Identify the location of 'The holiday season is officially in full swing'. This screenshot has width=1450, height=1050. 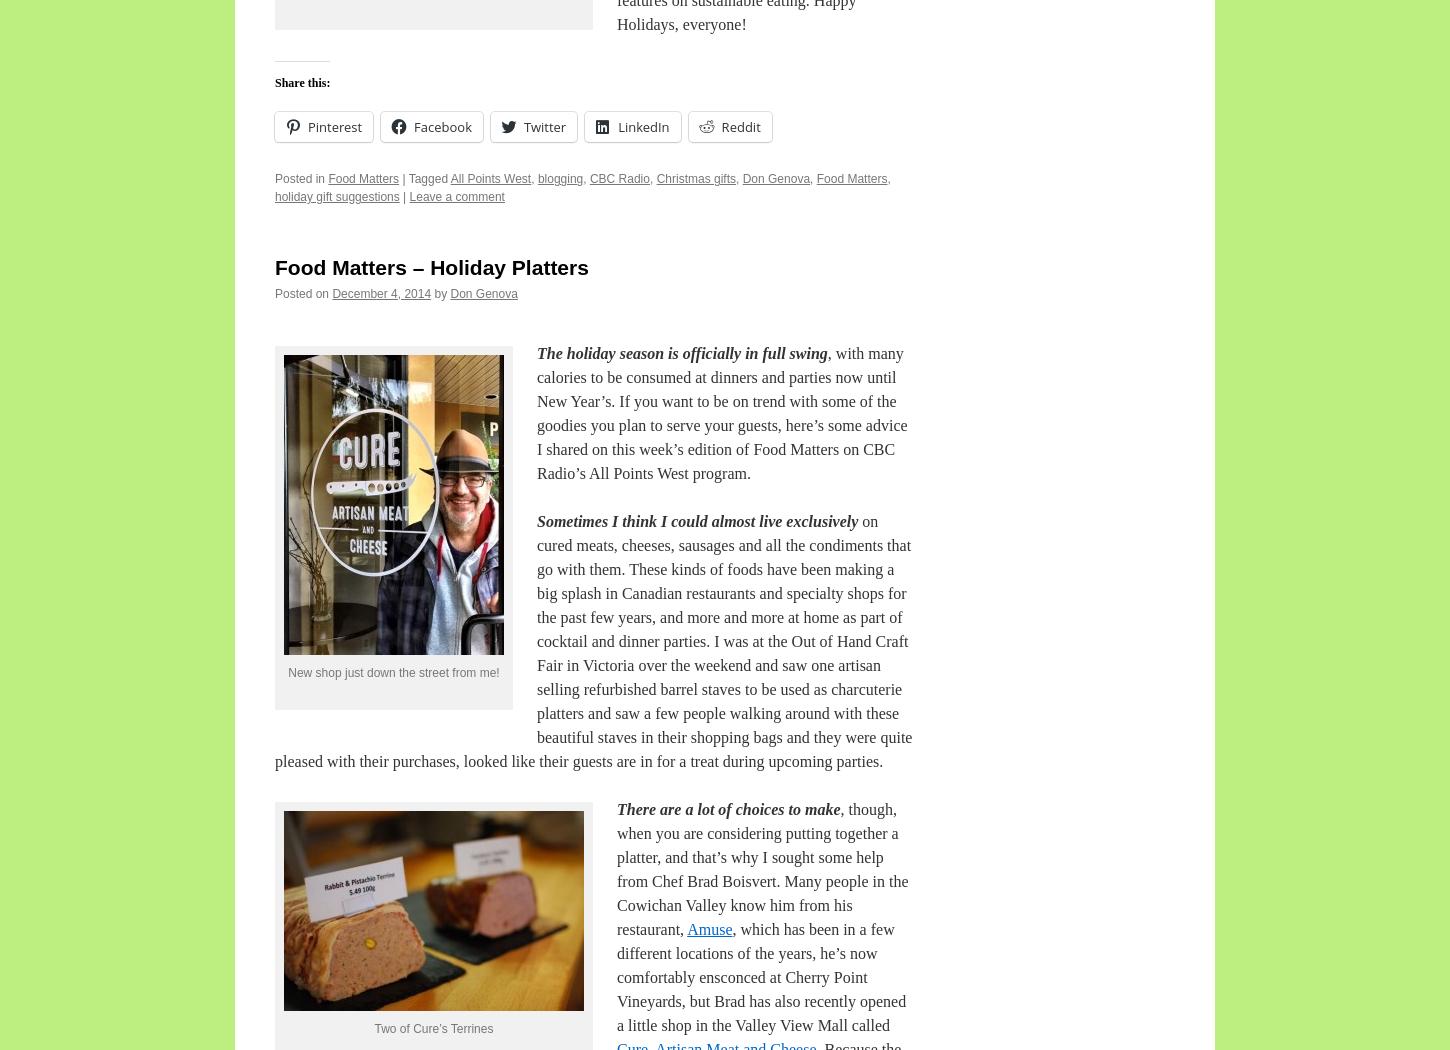
(680, 351).